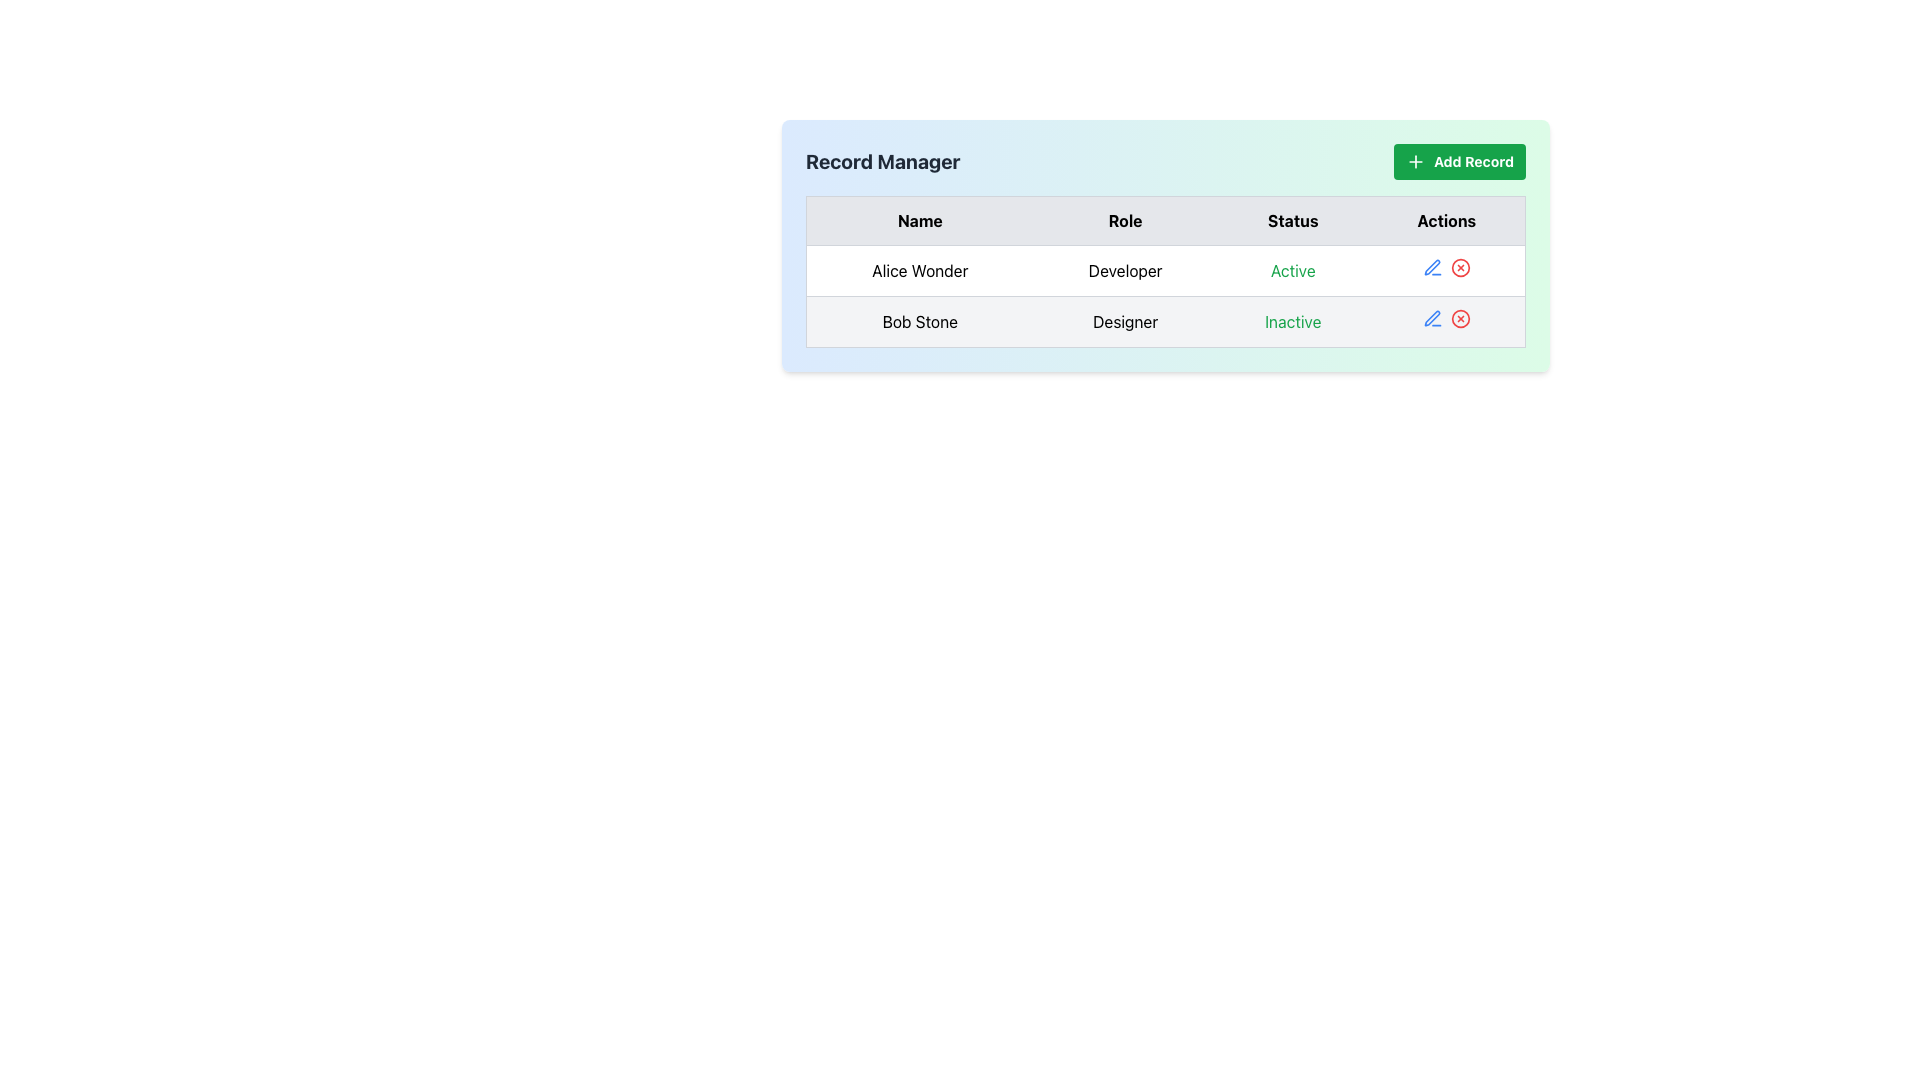 Image resolution: width=1920 pixels, height=1080 pixels. I want to click on the 'edit' button located in the 'Actions' section of the second row of the data table to initiate the editing action, so click(1431, 266).